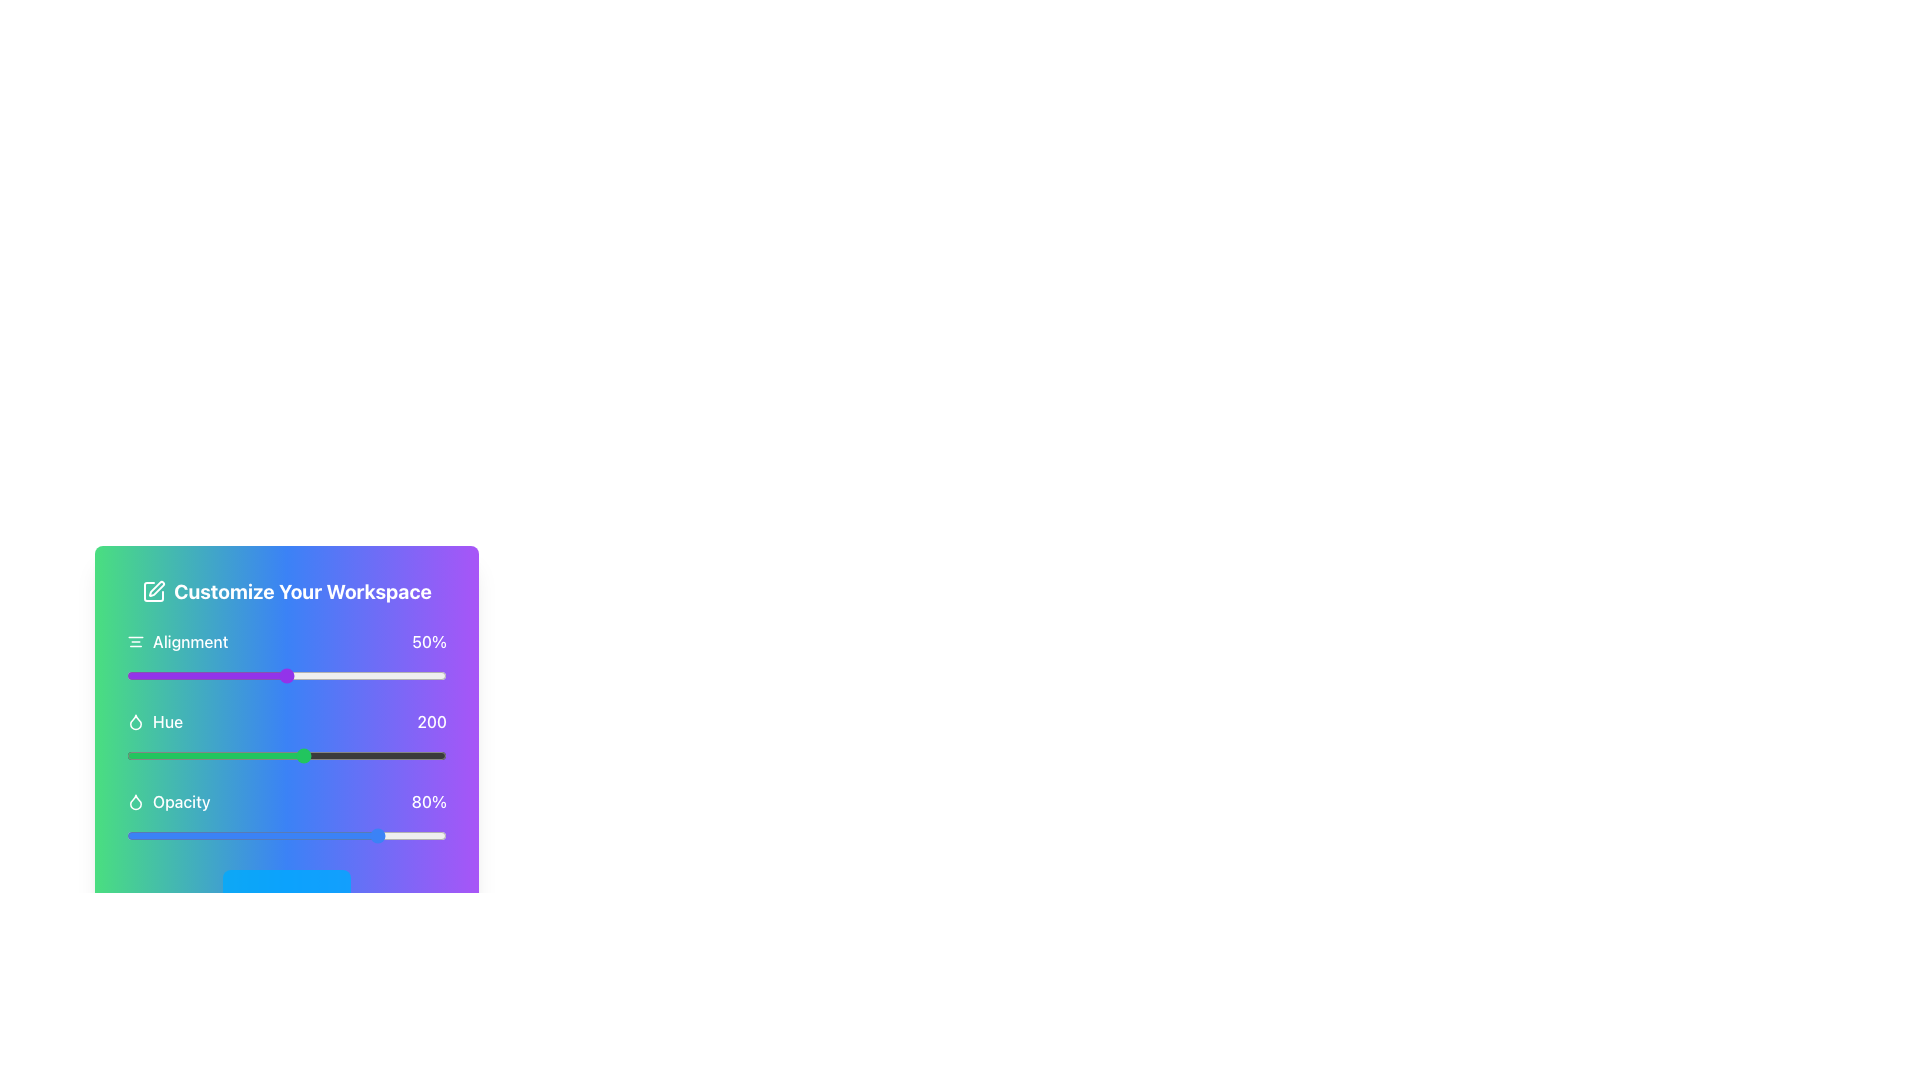 The width and height of the screenshot is (1920, 1080). Describe the element at coordinates (241, 836) in the screenshot. I see `the opacity slider` at that location.